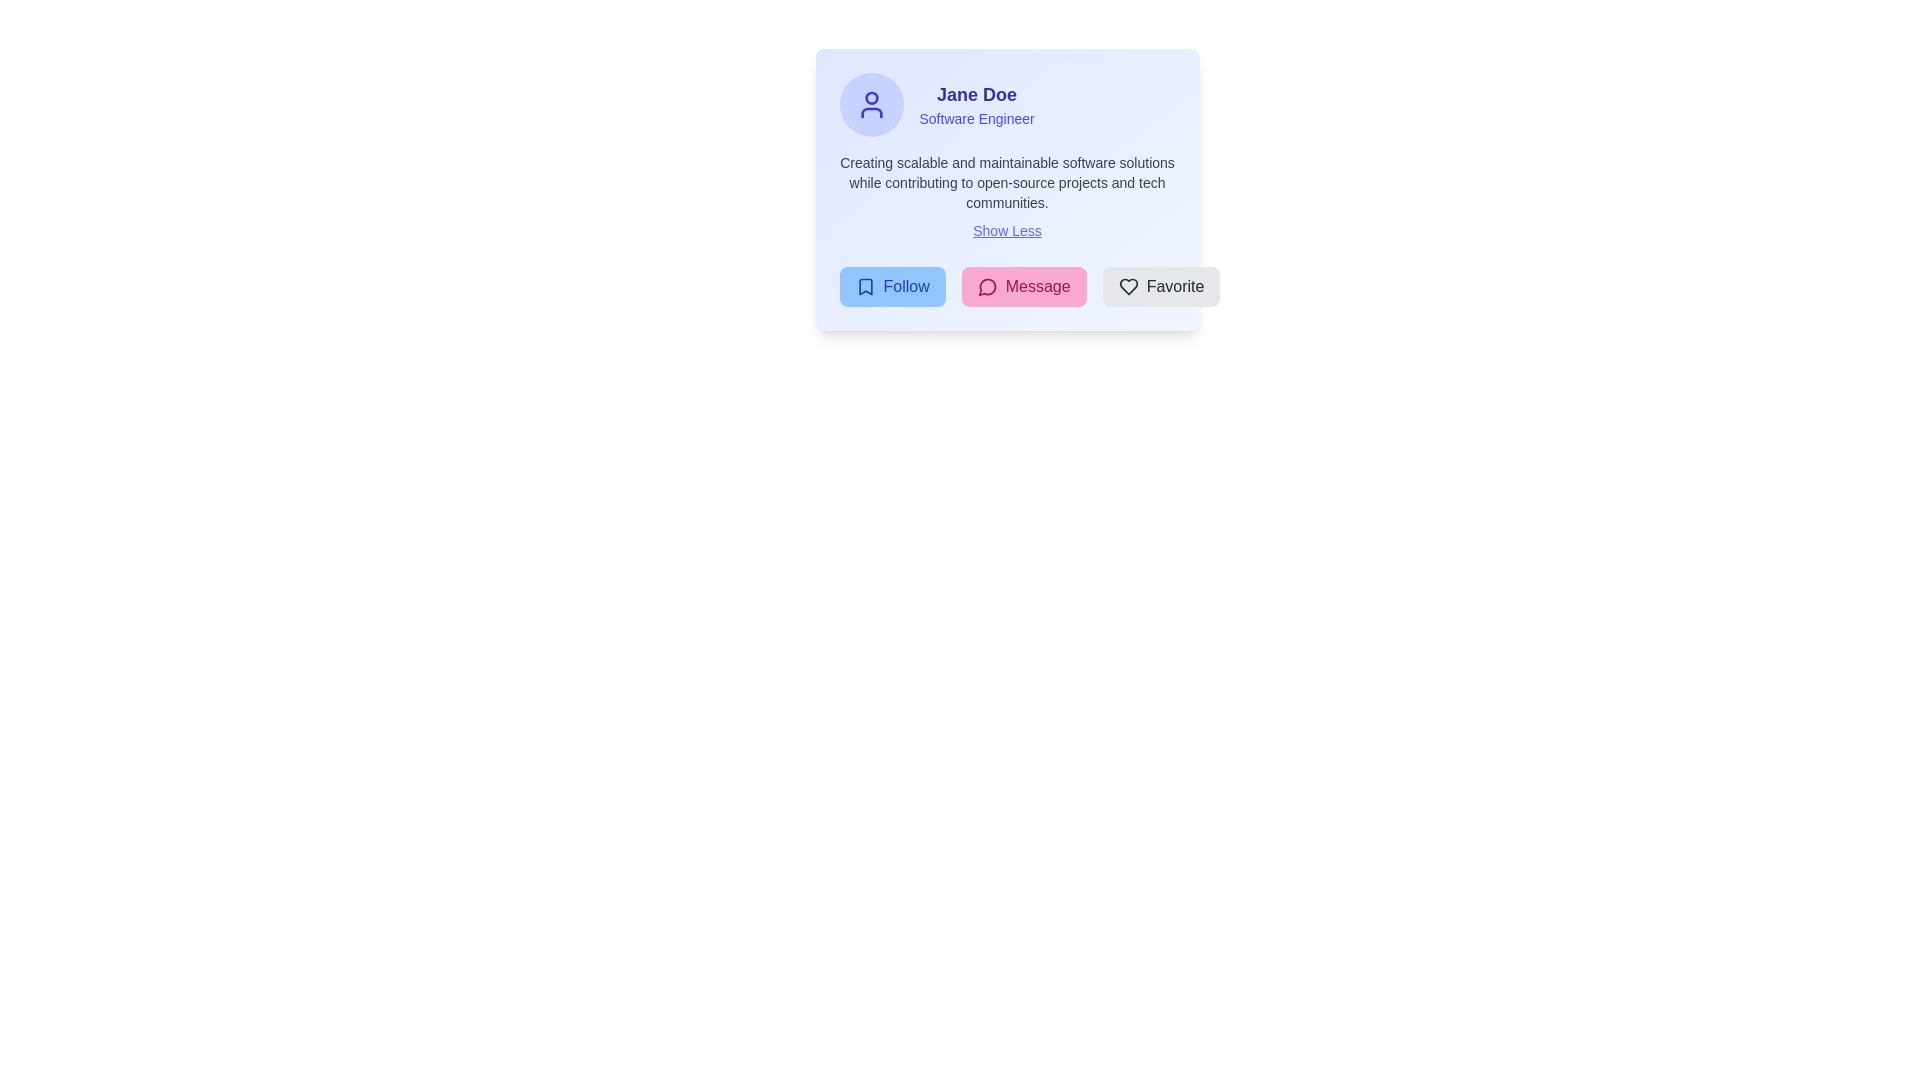 Image resolution: width=1920 pixels, height=1080 pixels. I want to click on the 'Follow' button, which is the leftmost button with a blue background and a bookmark icon, so click(891, 286).